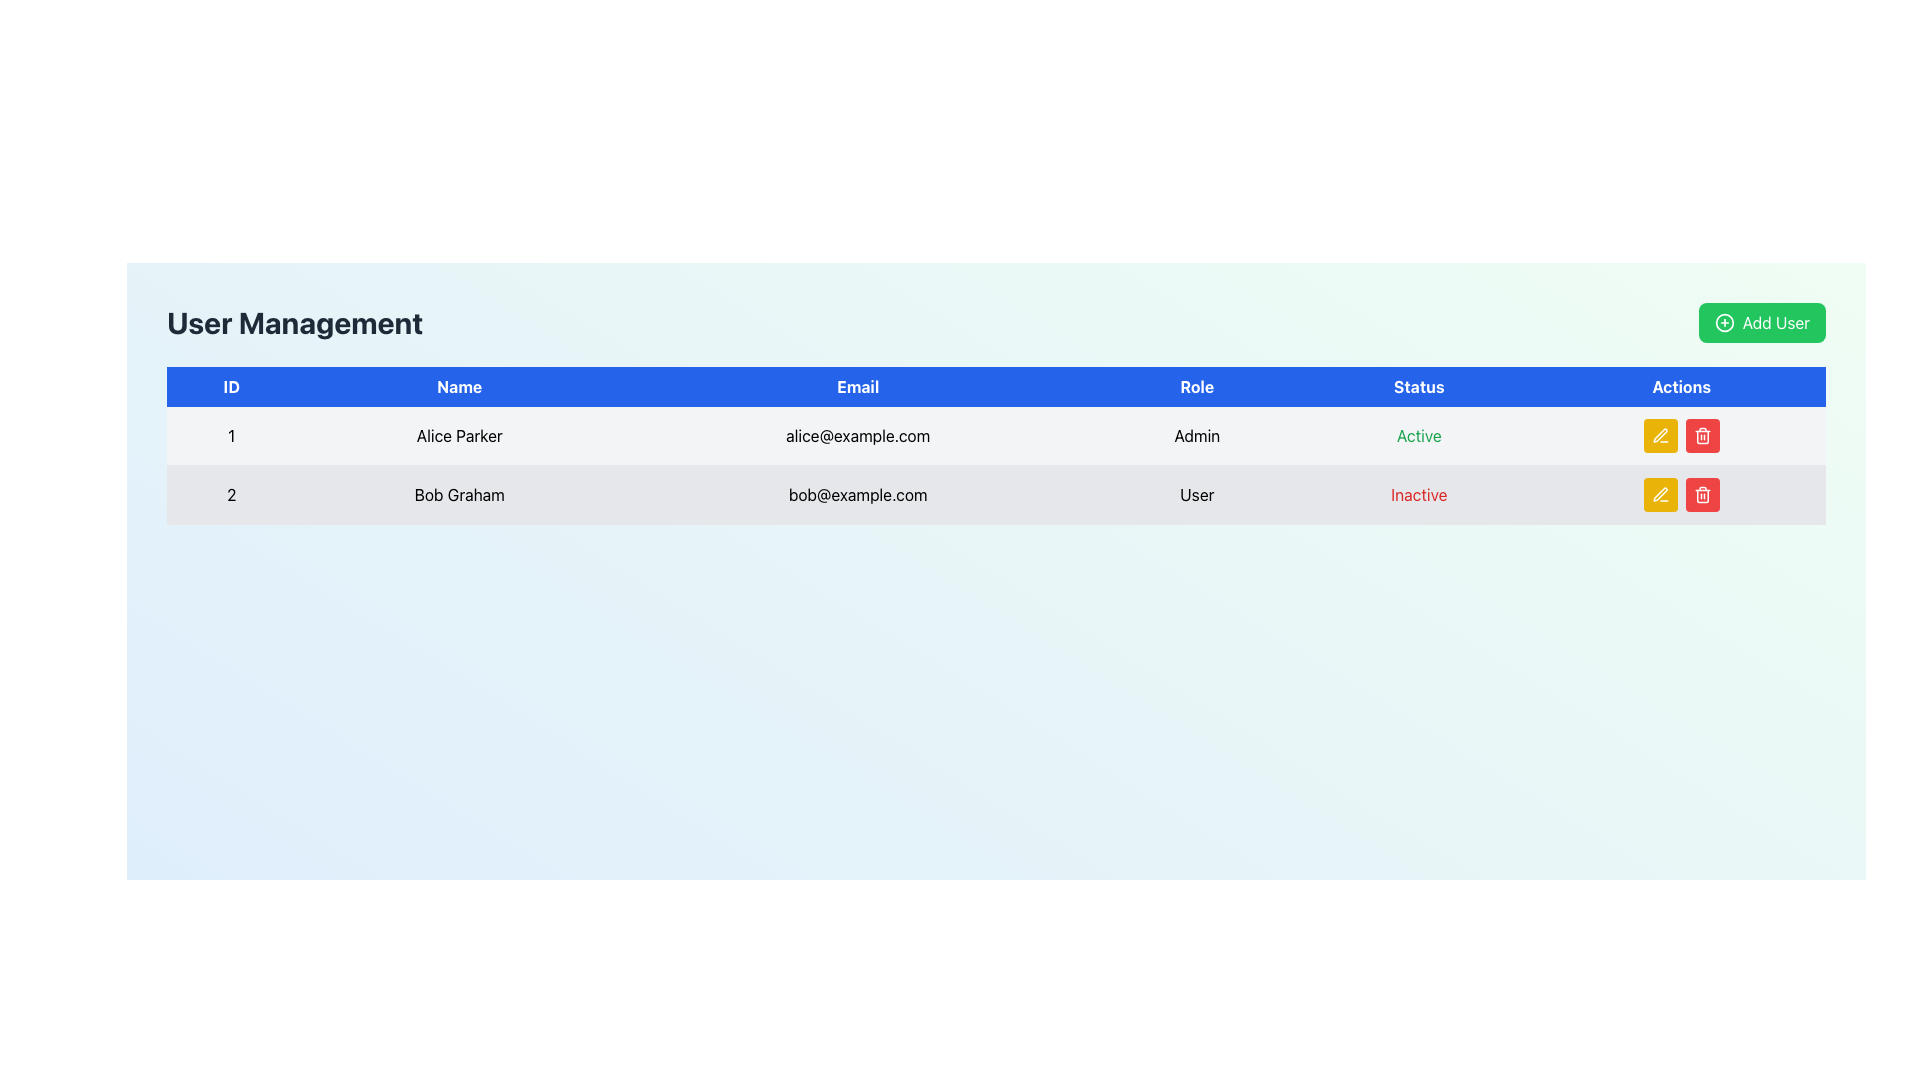 This screenshot has height=1080, width=1920. Describe the element at coordinates (231, 386) in the screenshot. I see `the blue rectangular label with the text 'ID' that is prominently styled and located at the top left section of the table header, adjacent to the 'Name' label` at that location.